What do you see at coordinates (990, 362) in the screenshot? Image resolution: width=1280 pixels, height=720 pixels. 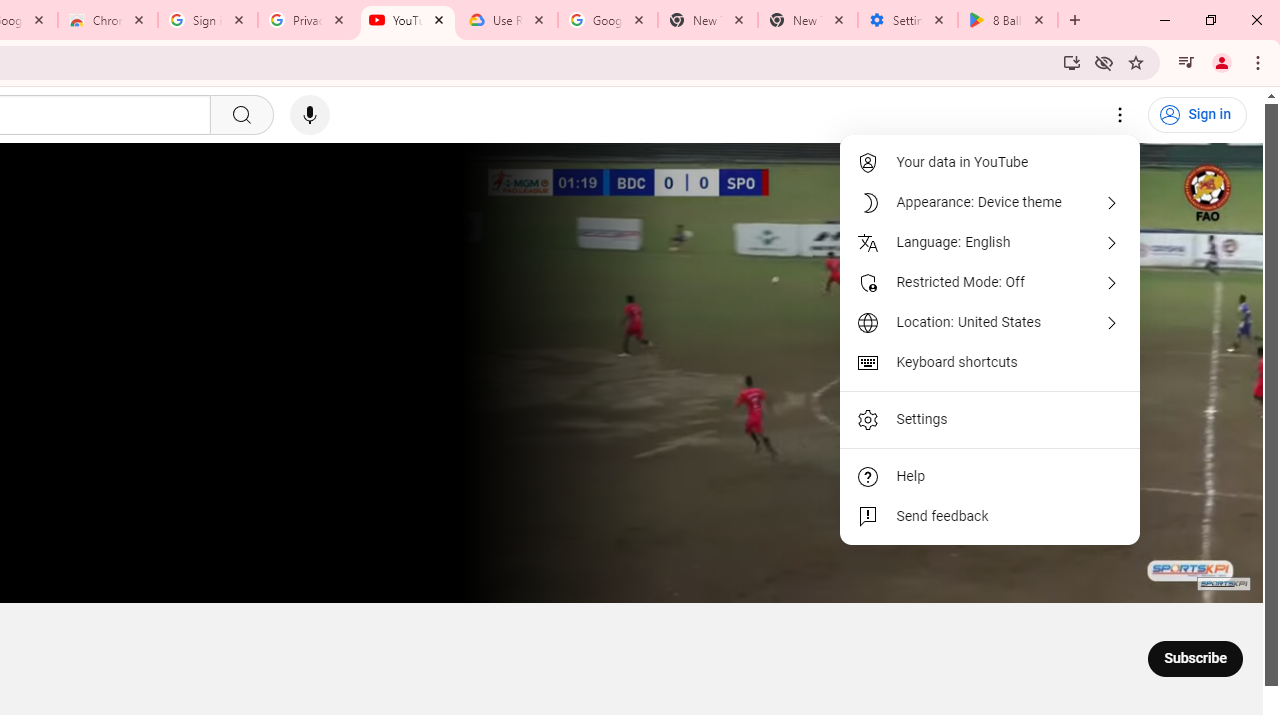 I see `'Keyboard shortcuts'` at bounding box center [990, 362].